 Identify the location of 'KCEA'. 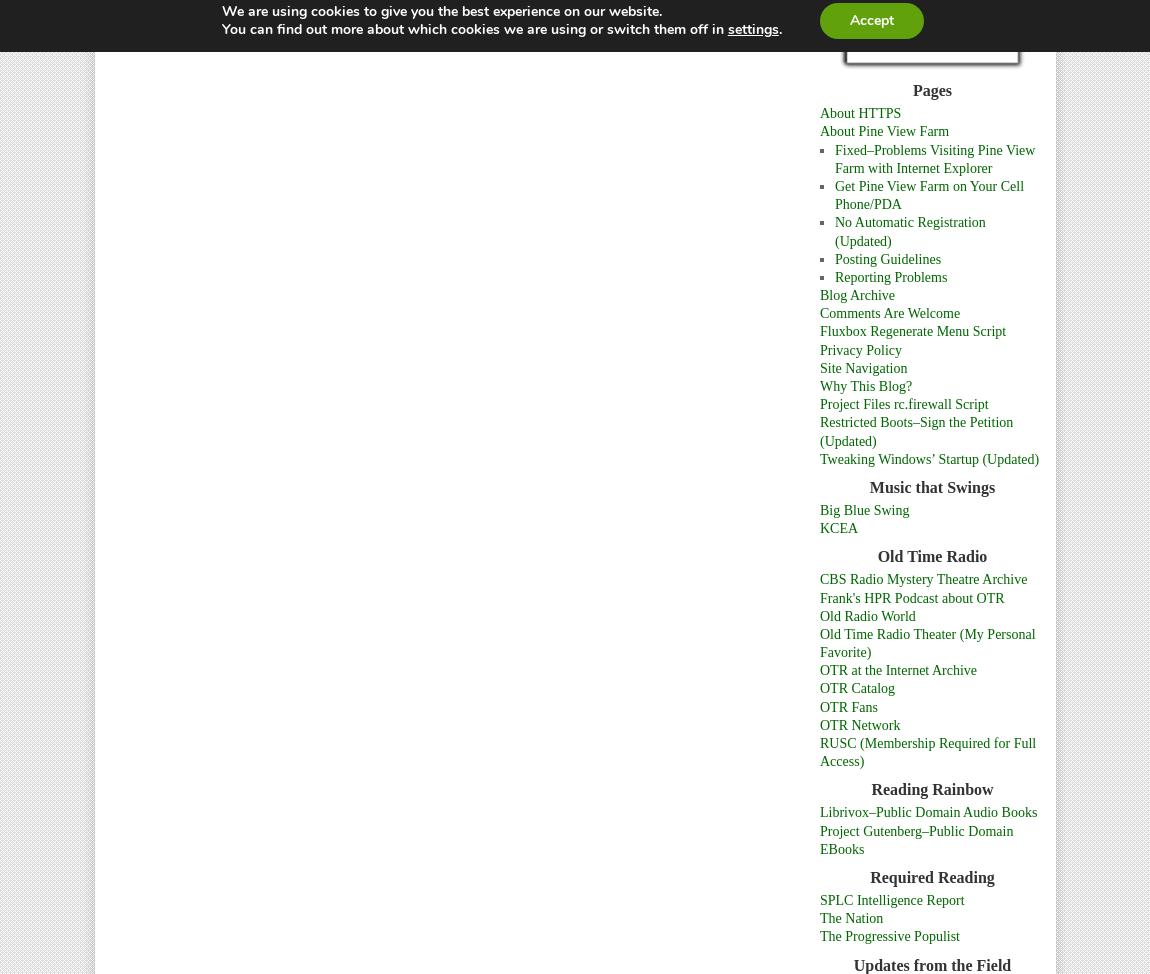
(818, 528).